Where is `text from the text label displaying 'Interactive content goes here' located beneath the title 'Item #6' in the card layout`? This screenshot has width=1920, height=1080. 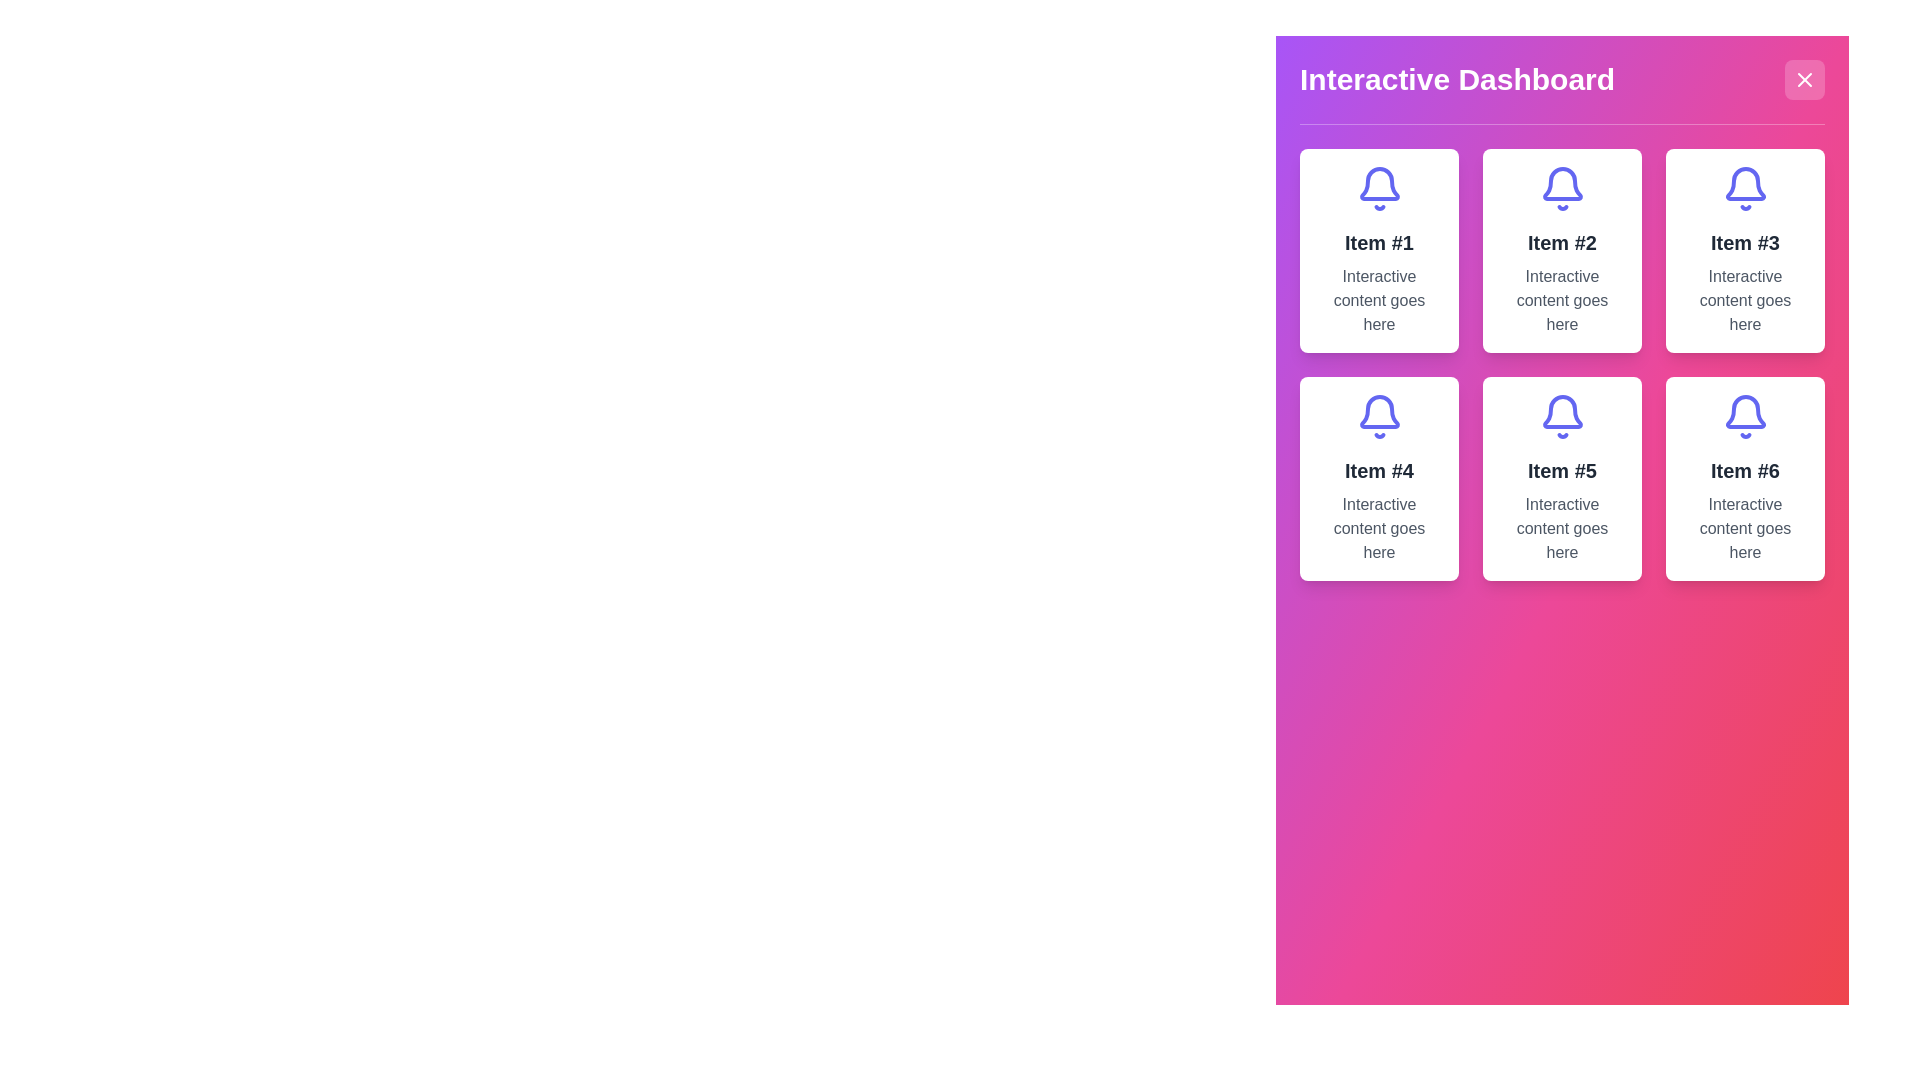
text from the text label displaying 'Interactive content goes here' located beneath the title 'Item #6' in the card layout is located at coordinates (1744, 527).